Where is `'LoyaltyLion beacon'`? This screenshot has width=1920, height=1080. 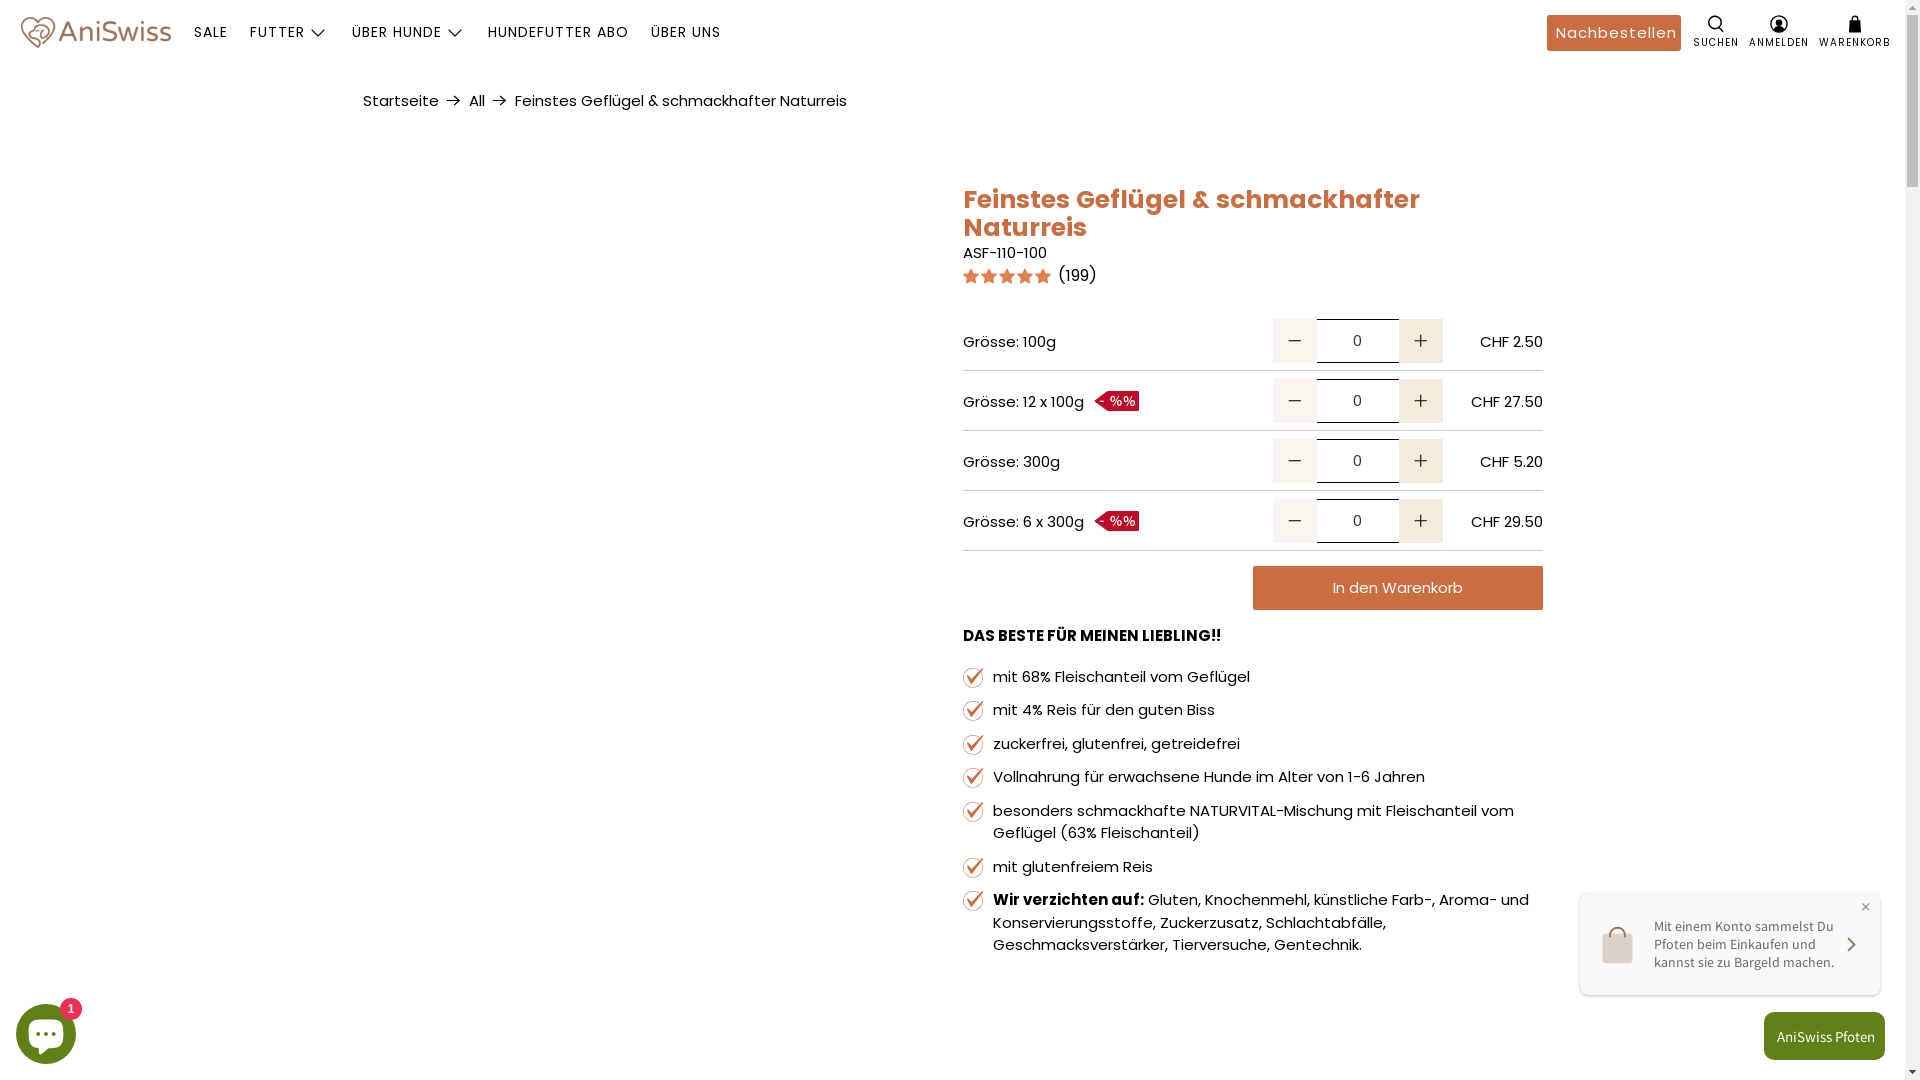
'LoyaltyLion beacon' is located at coordinates (1819, 1035).